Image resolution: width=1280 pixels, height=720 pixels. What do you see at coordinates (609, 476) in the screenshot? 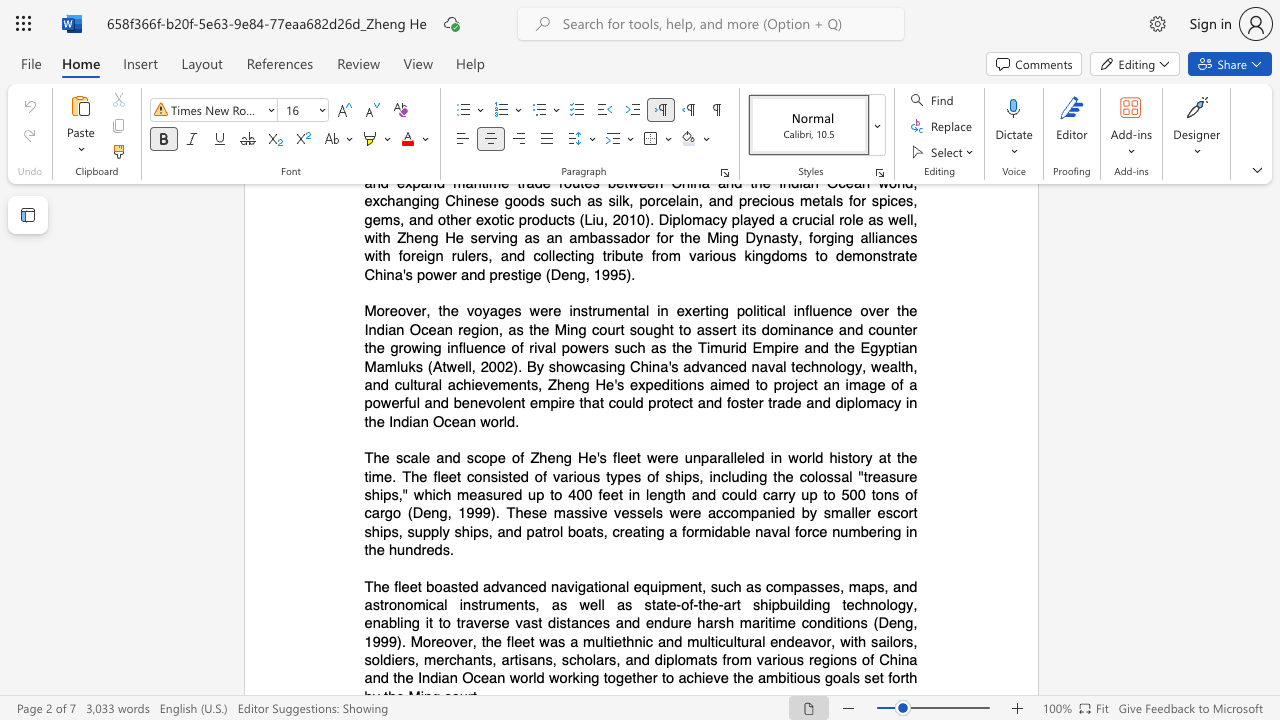
I see `the subset text "ypes" within the text "various types"` at bounding box center [609, 476].